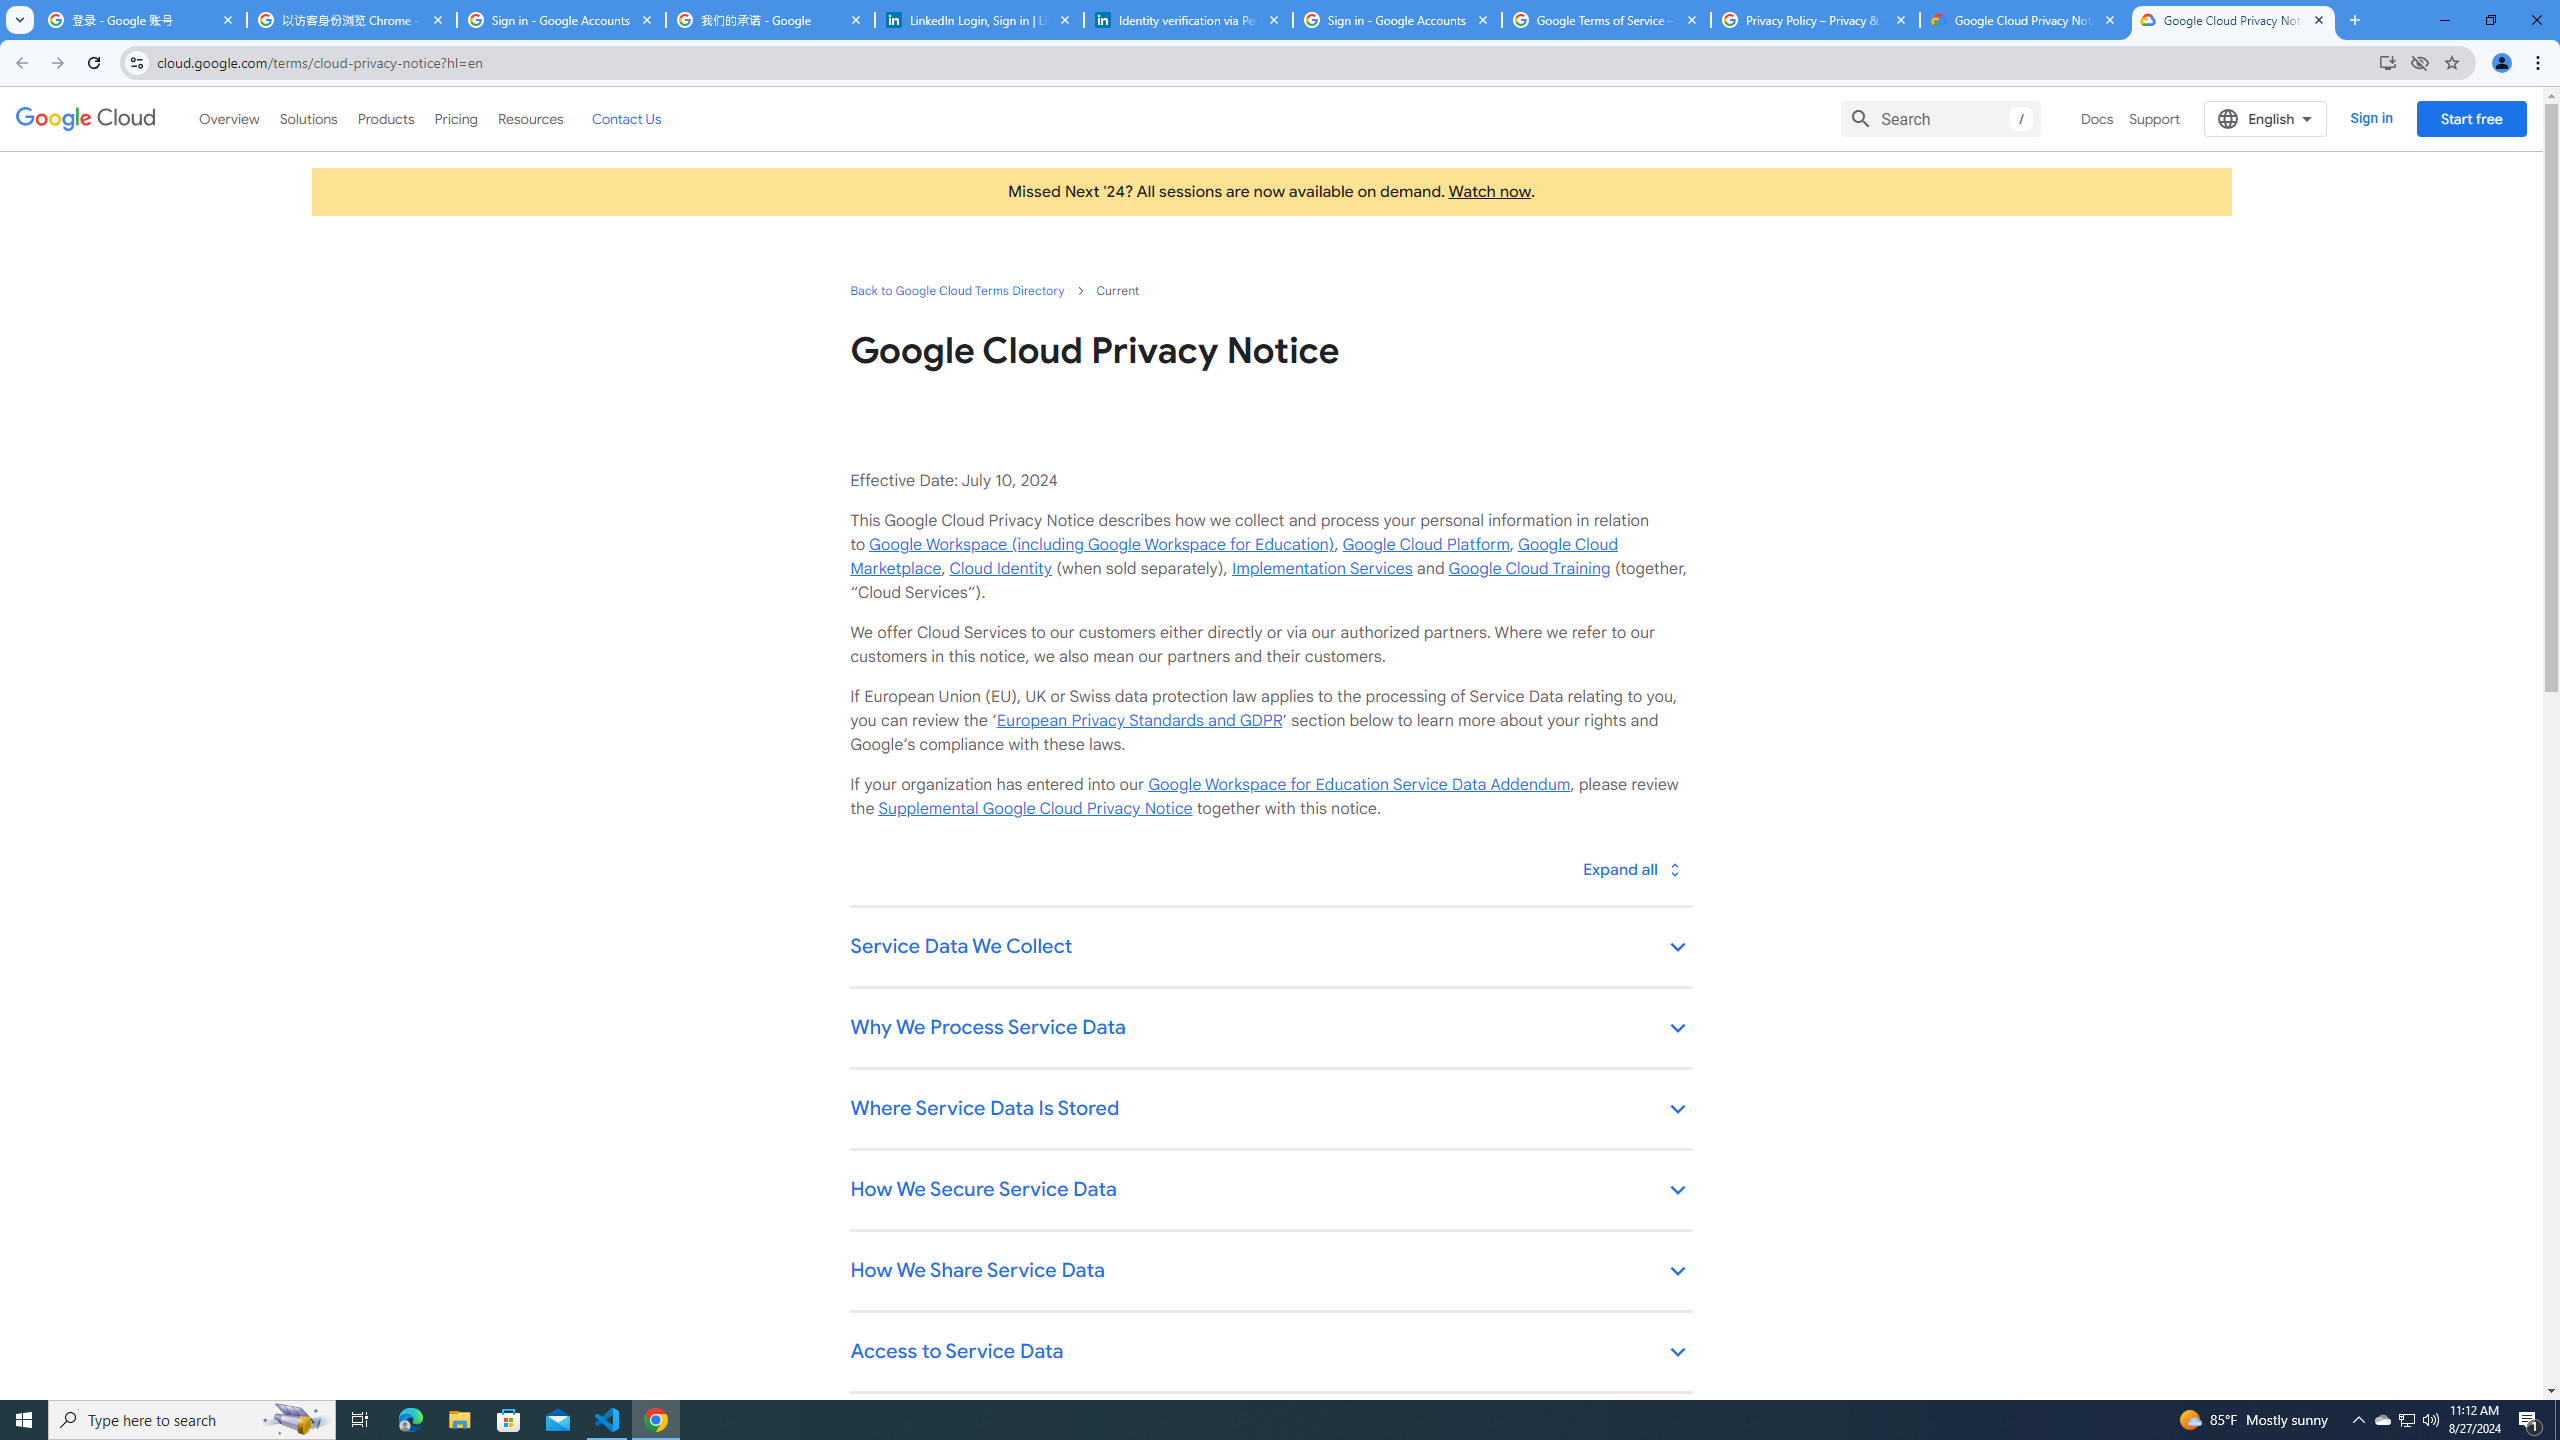  Describe the element at coordinates (1358, 784) in the screenshot. I see `'Google Workspace for Education Service Data Addendum'` at that location.